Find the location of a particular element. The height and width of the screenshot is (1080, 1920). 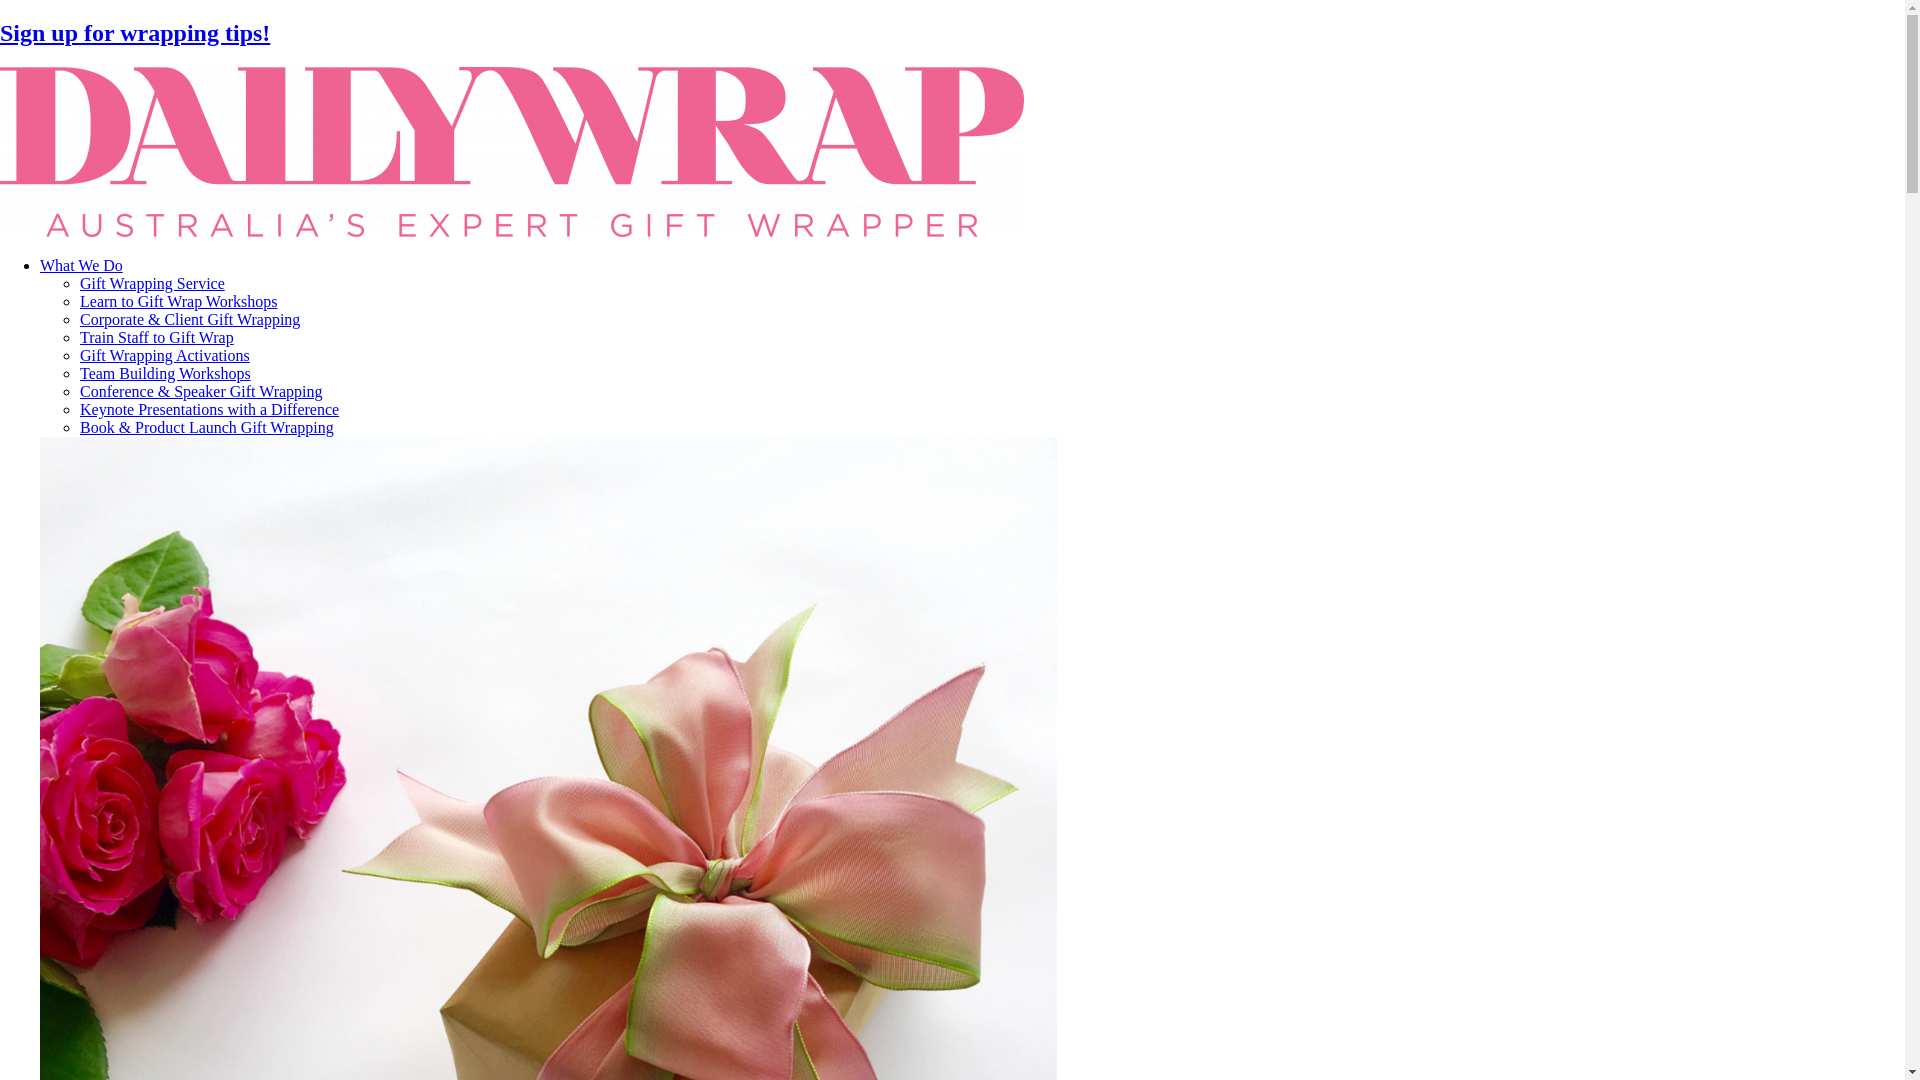

'Book & Product Launch Gift Wrapping' is located at coordinates (206, 426).